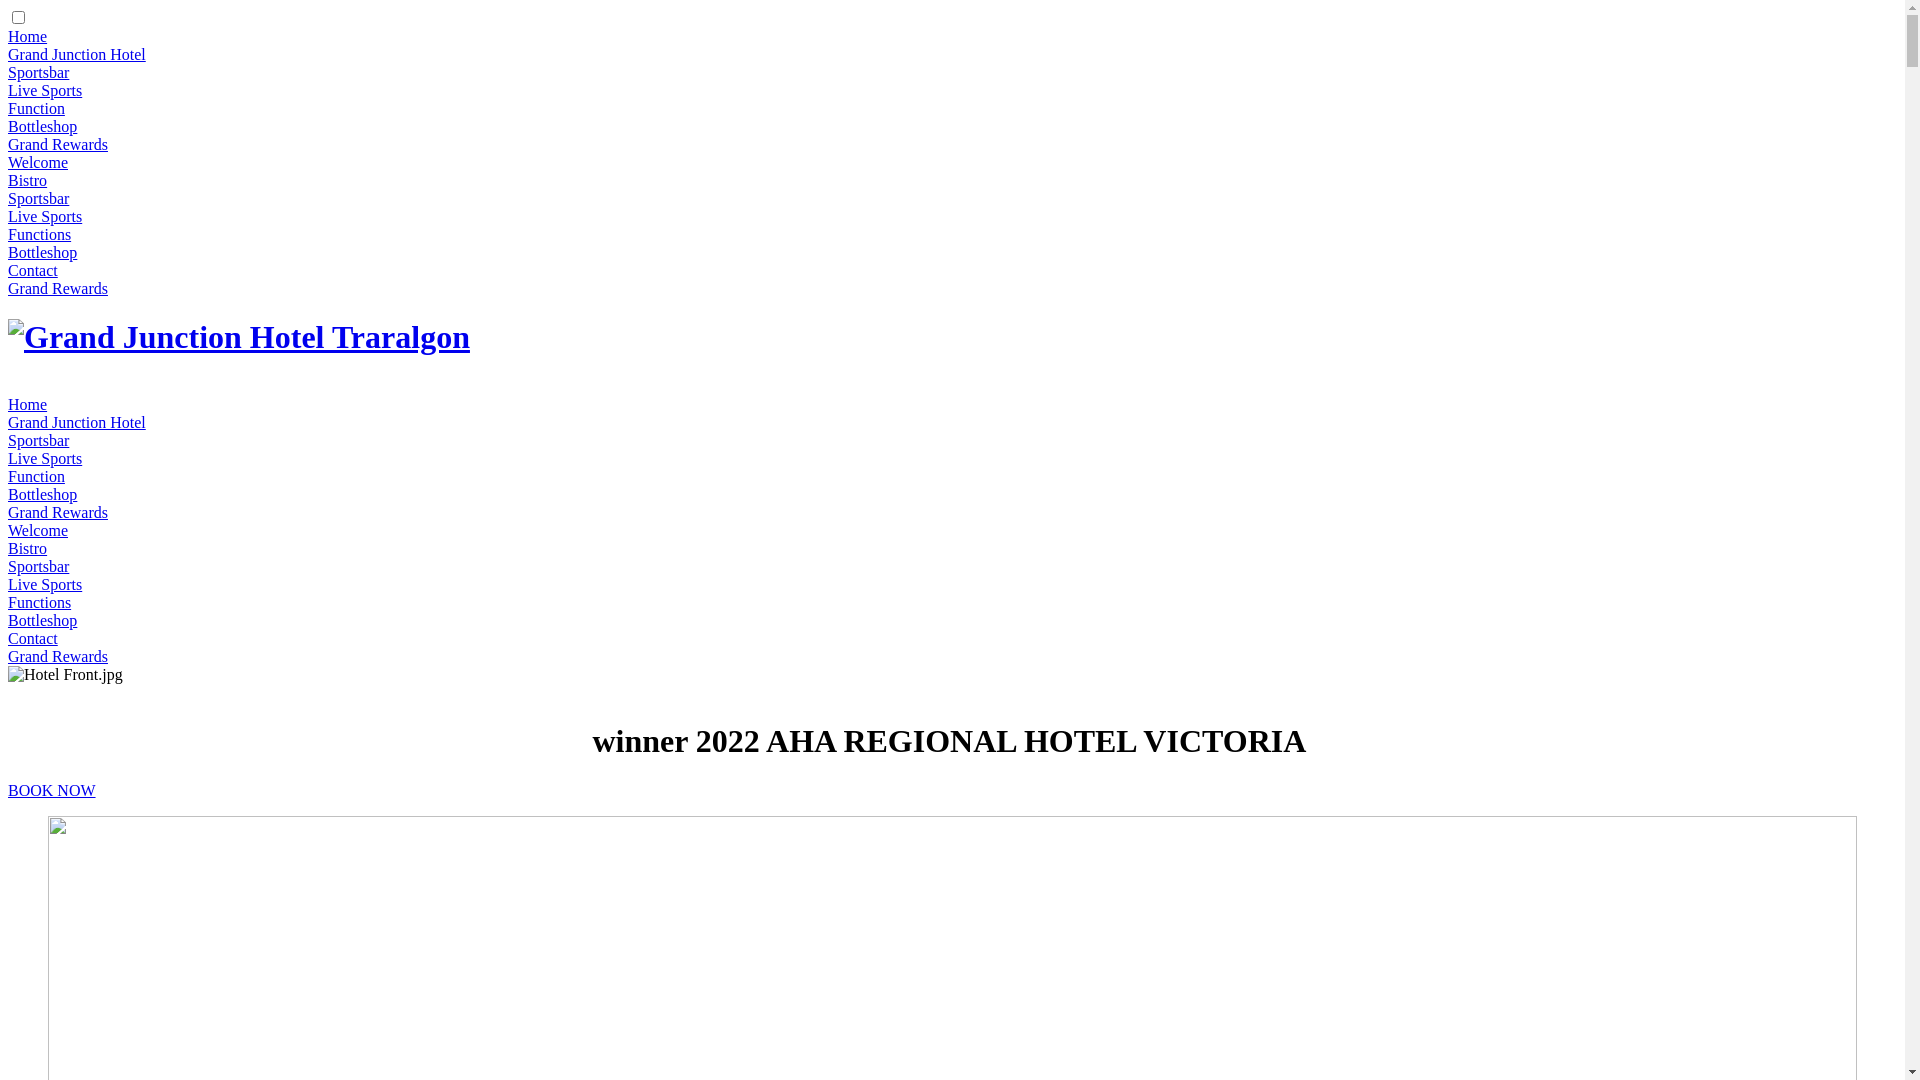  What do you see at coordinates (42, 494) in the screenshot?
I see `'Bottleshop'` at bounding box center [42, 494].